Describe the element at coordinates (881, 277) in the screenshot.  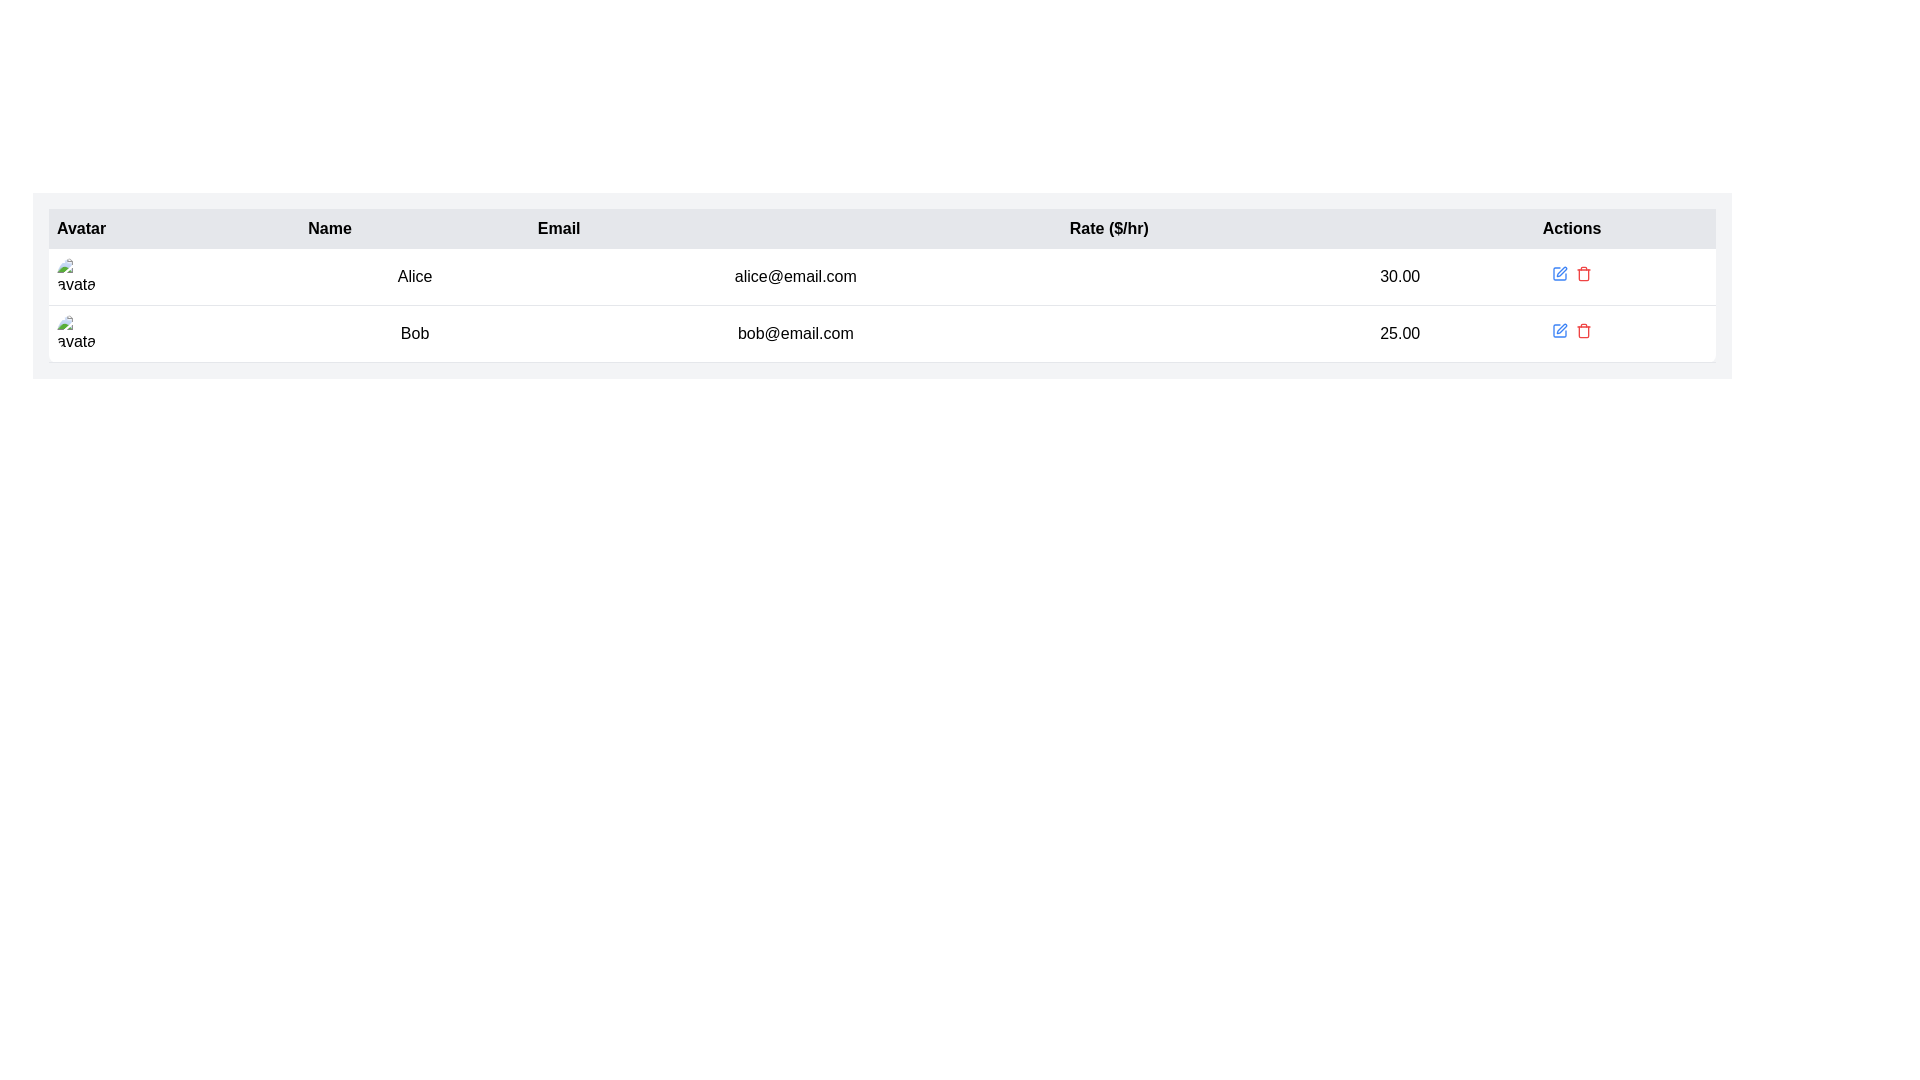
I see `the first row of the table that displays user information including avatar, name, email, and rate` at that location.